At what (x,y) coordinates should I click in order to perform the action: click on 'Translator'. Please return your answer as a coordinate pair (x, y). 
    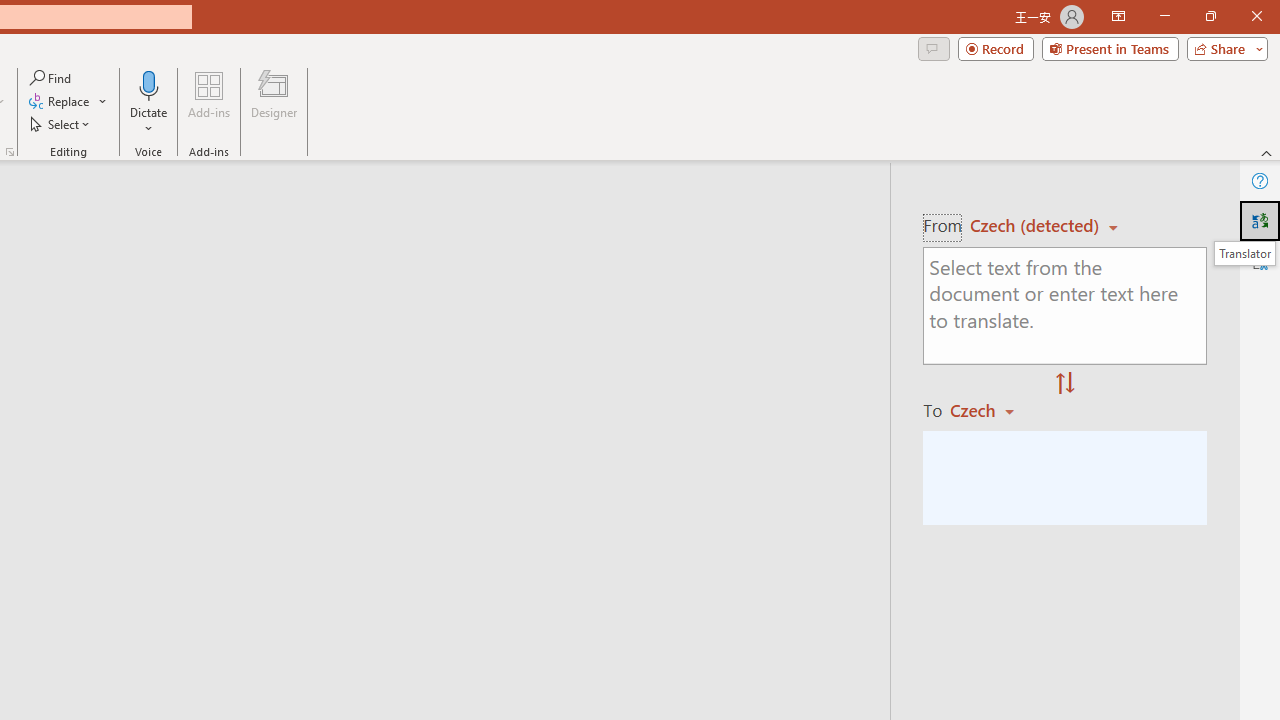
    Looking at the image, I should click on (1243, 252).